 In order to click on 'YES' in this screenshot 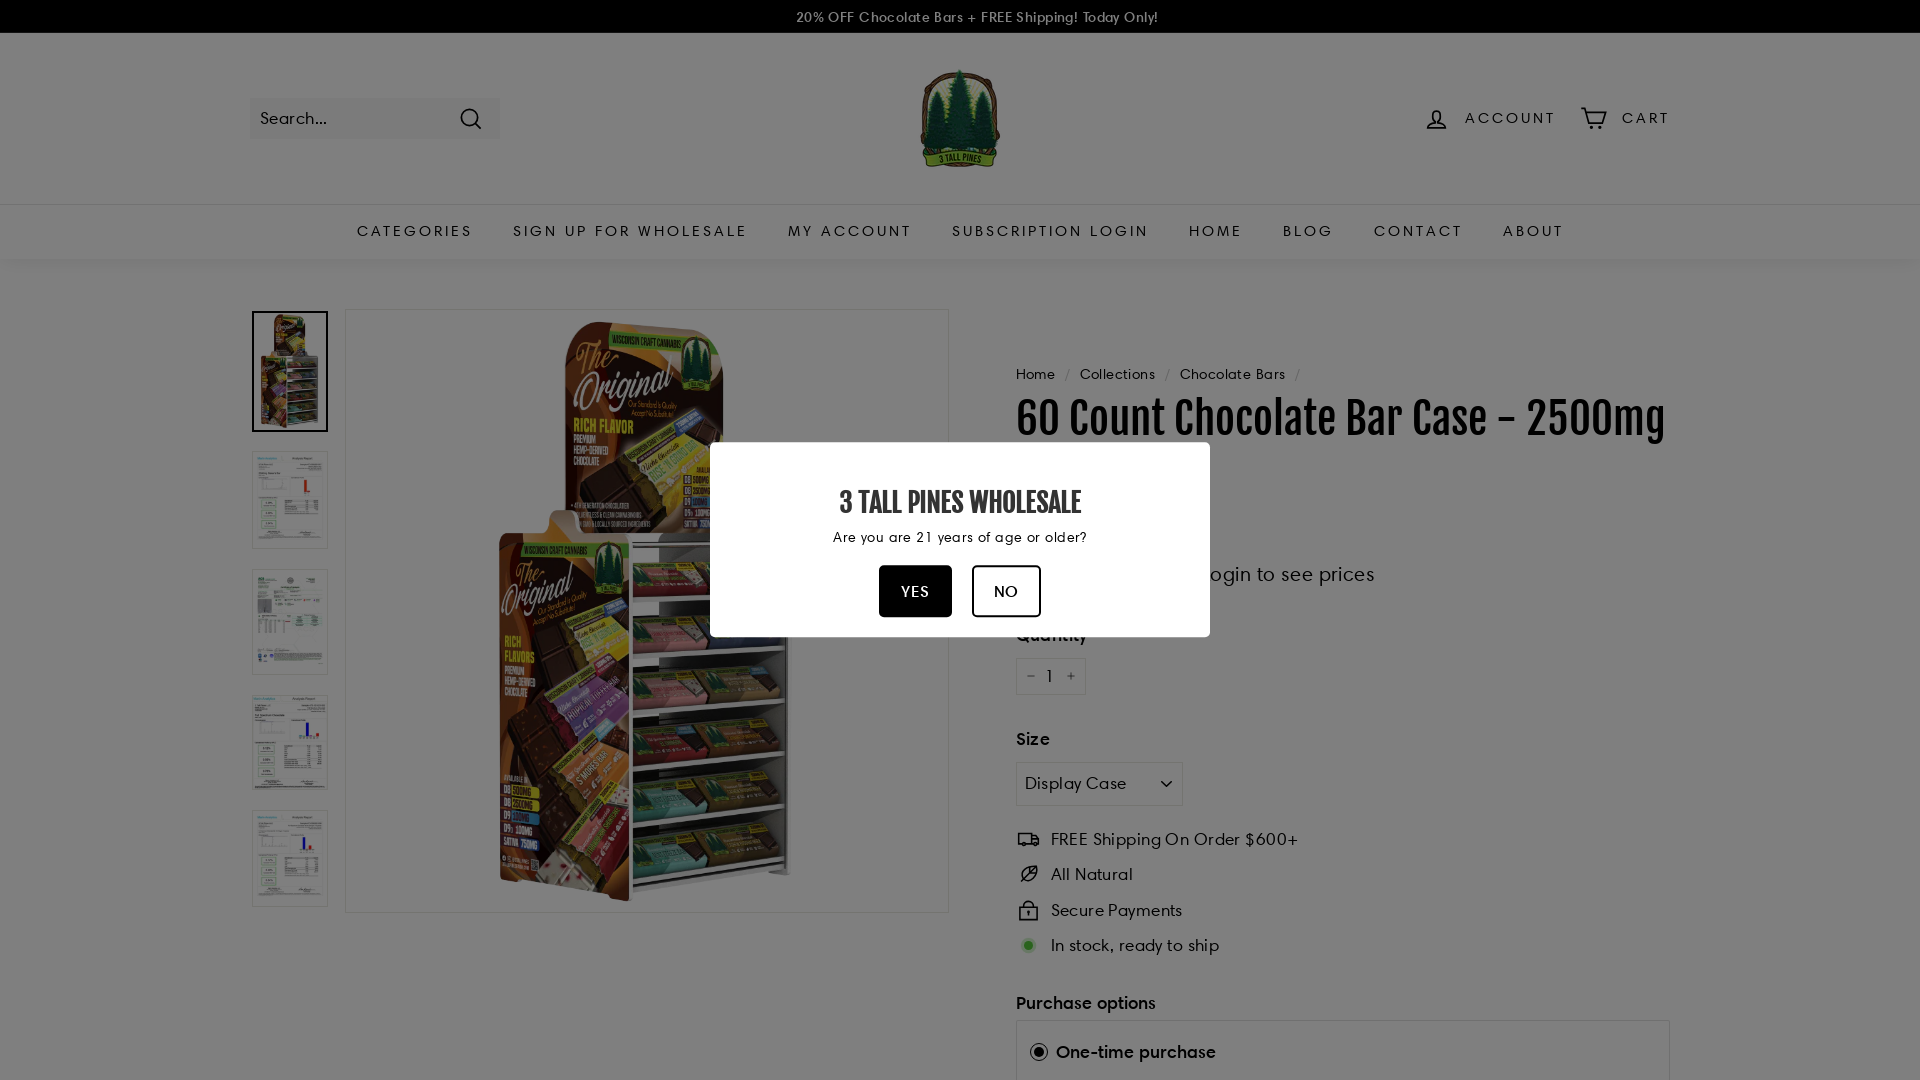, I will do `click(914, 590)`.